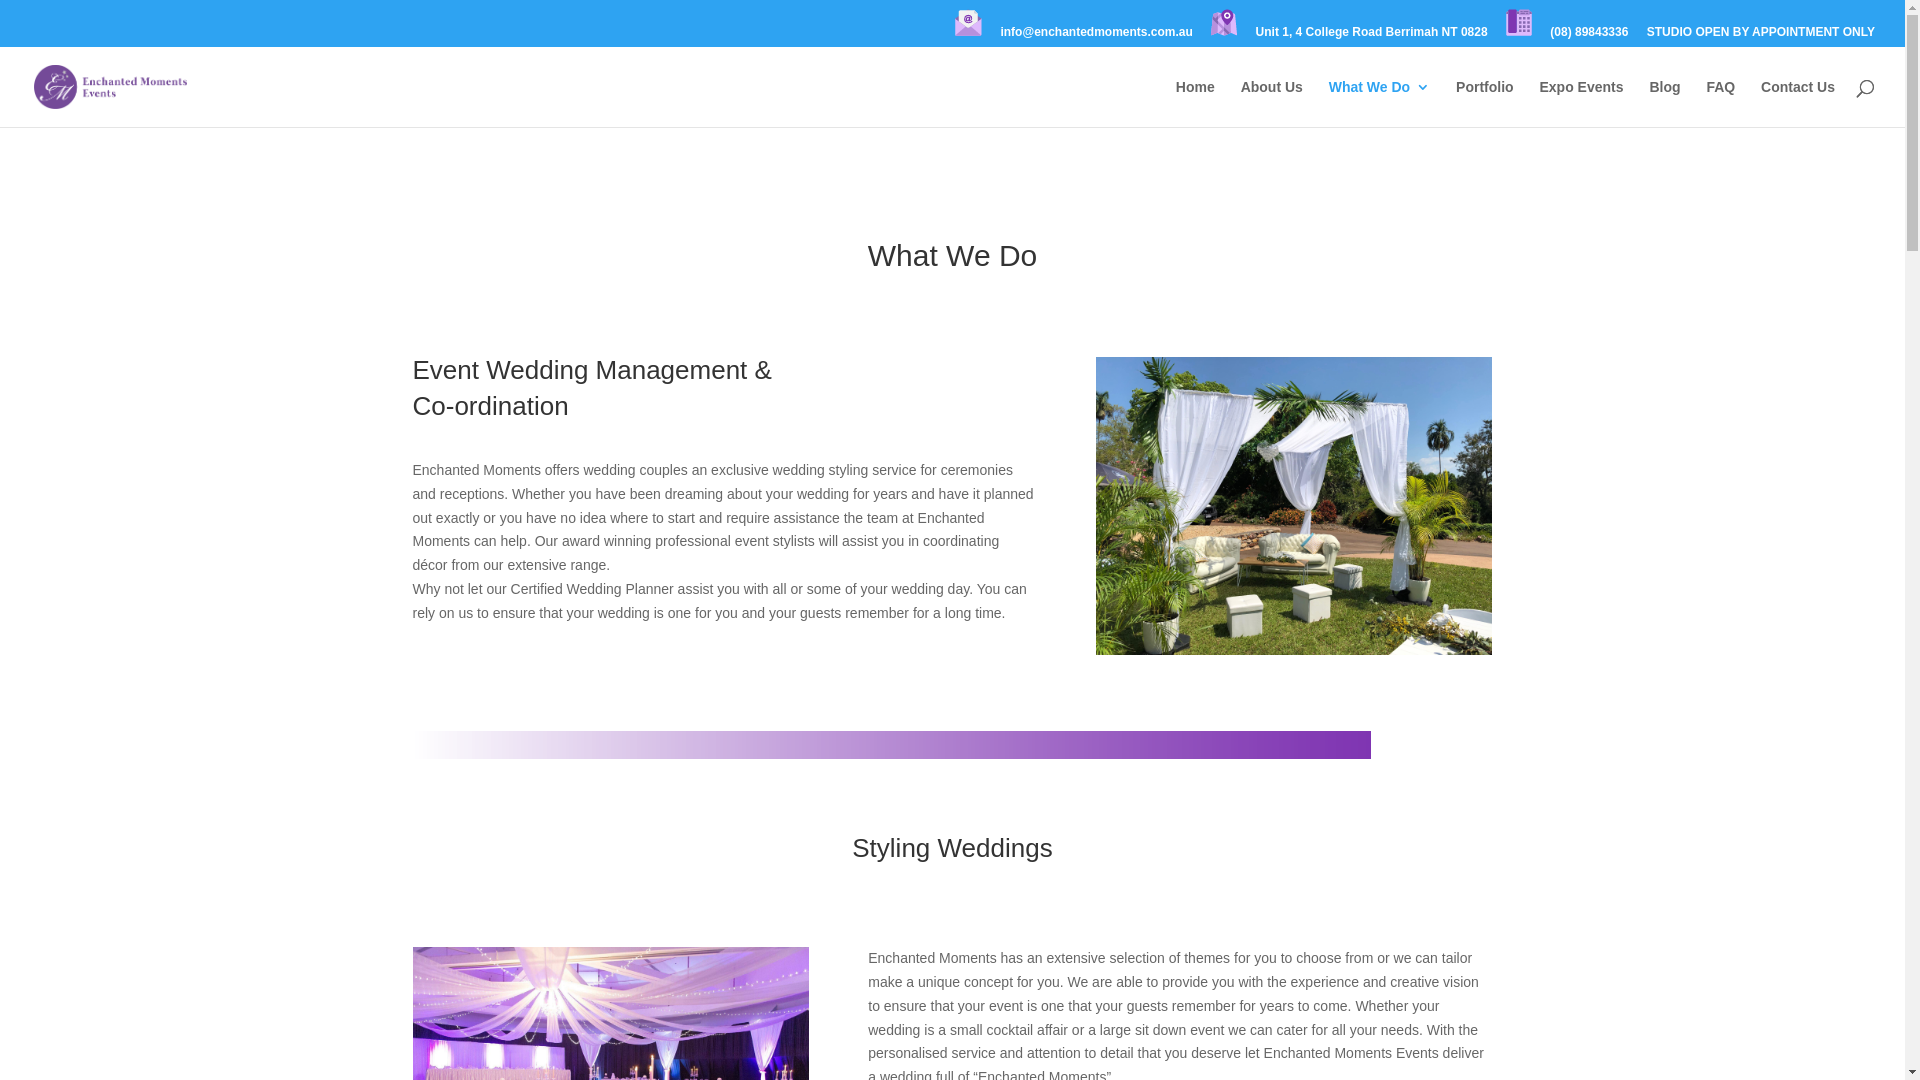 The image size is (1920, 1080). What do you see at coordinates (1371, 36) in the screenshot?
I see `'Unit 1, 4 College Road Berrimah NT 0828'` at bounding box center [1371, 36].